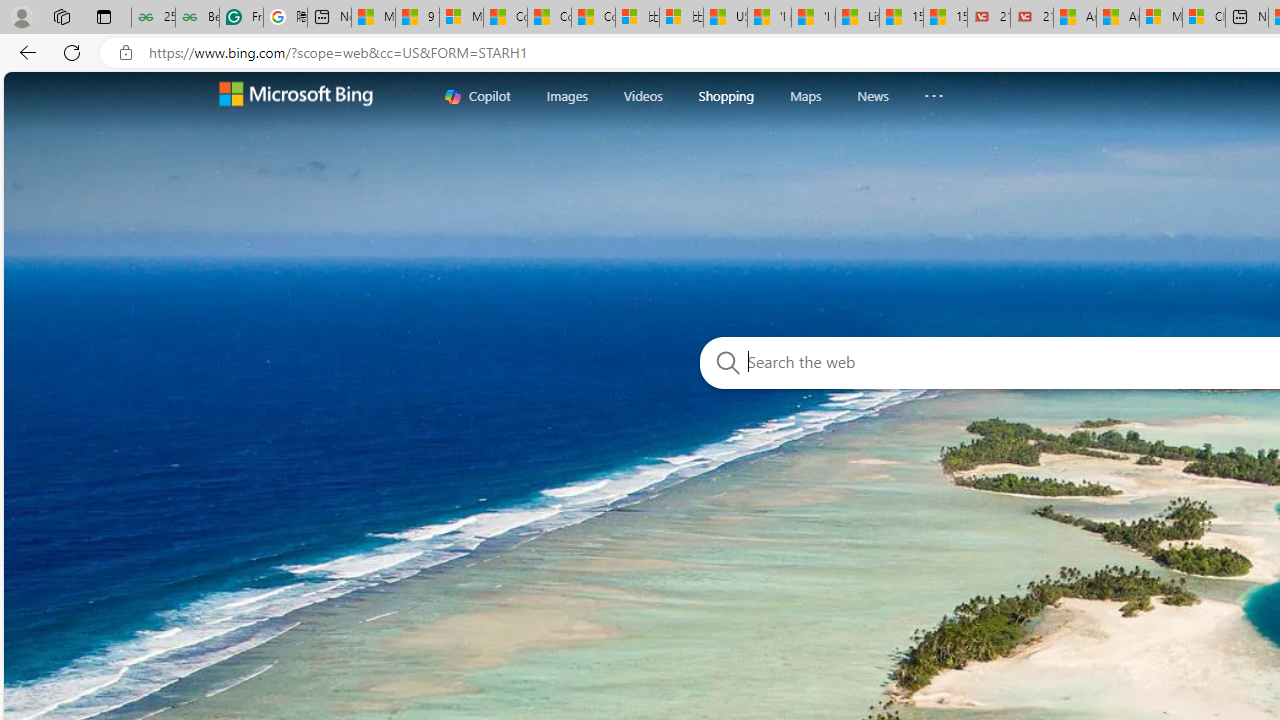 The height and width of the screenshot is (720, 1280). What do you see at coordinates (566, 95) in the screenshot?
I see `'Images'` at bounding box center [566, 95].